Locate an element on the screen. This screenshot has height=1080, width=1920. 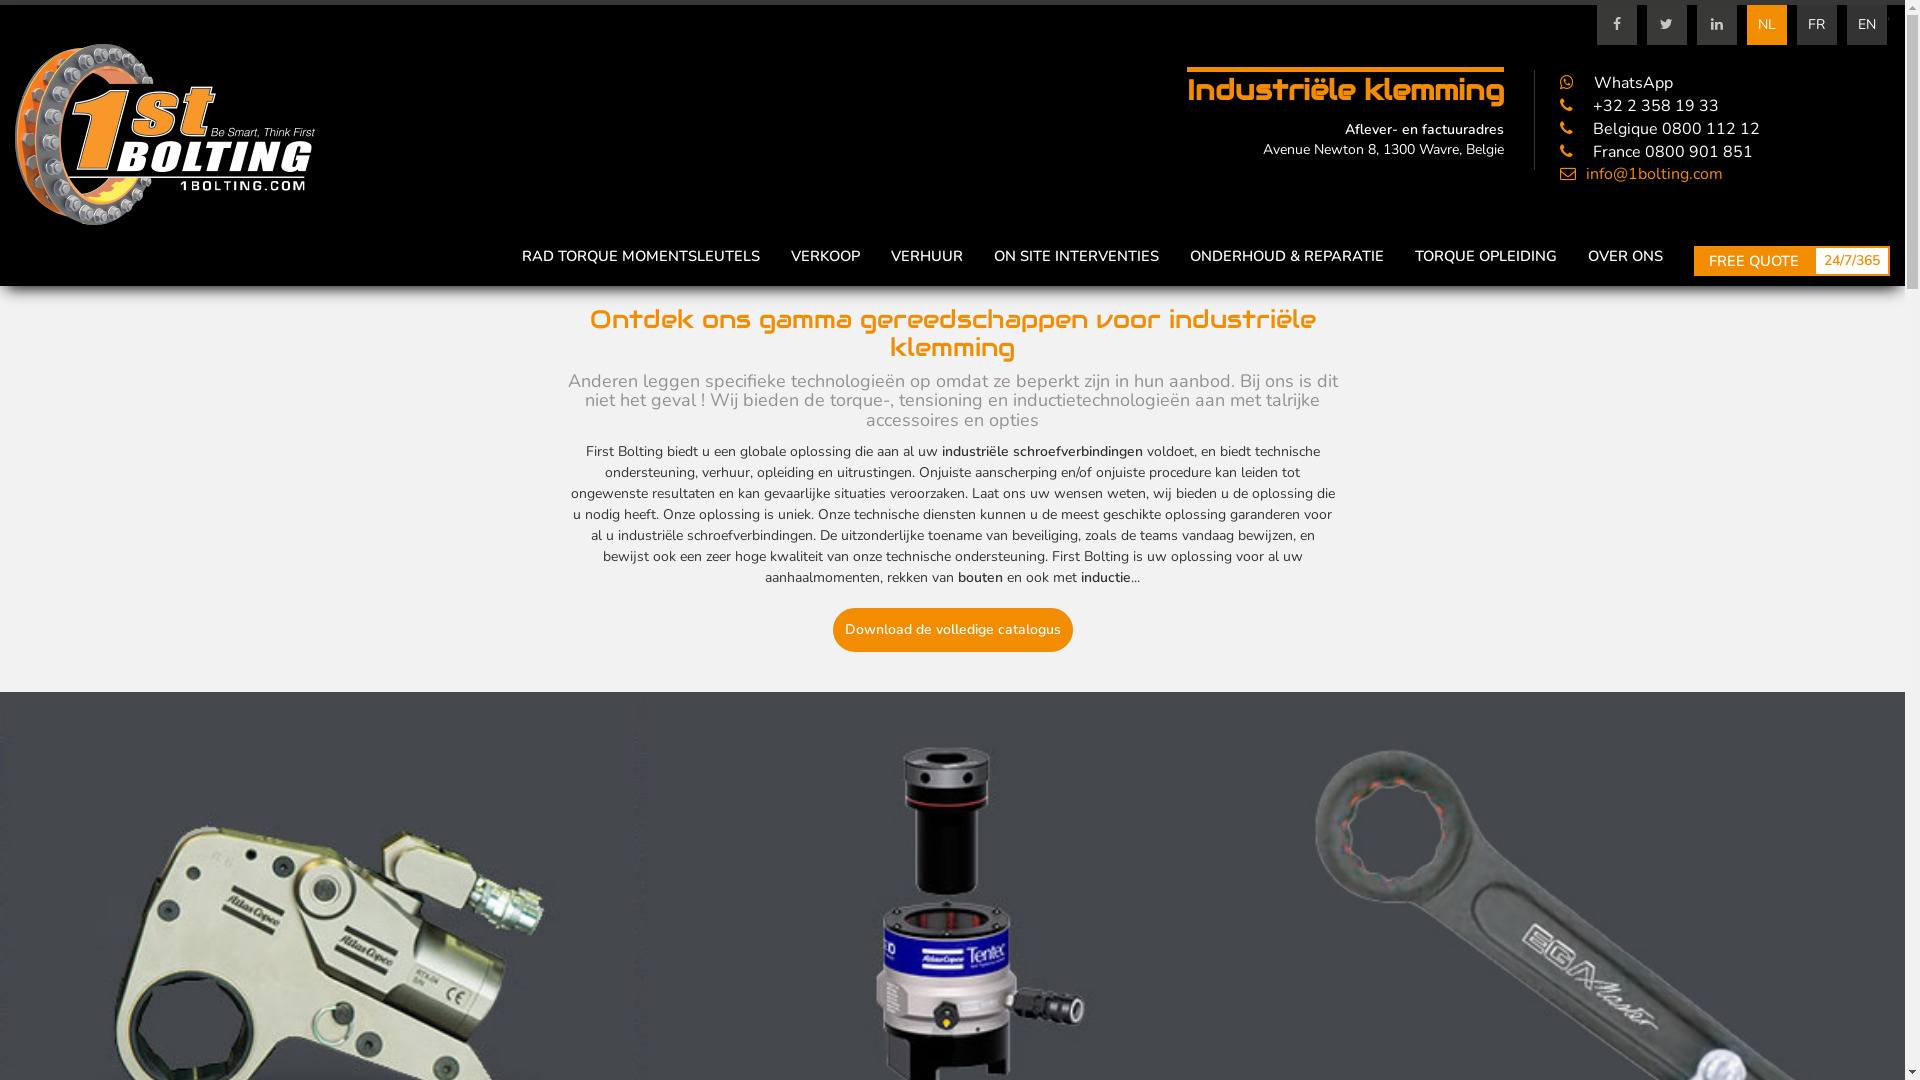
'Hydraulische momentsleutels (RT en RTX)' is located at coordinates (316, 968).